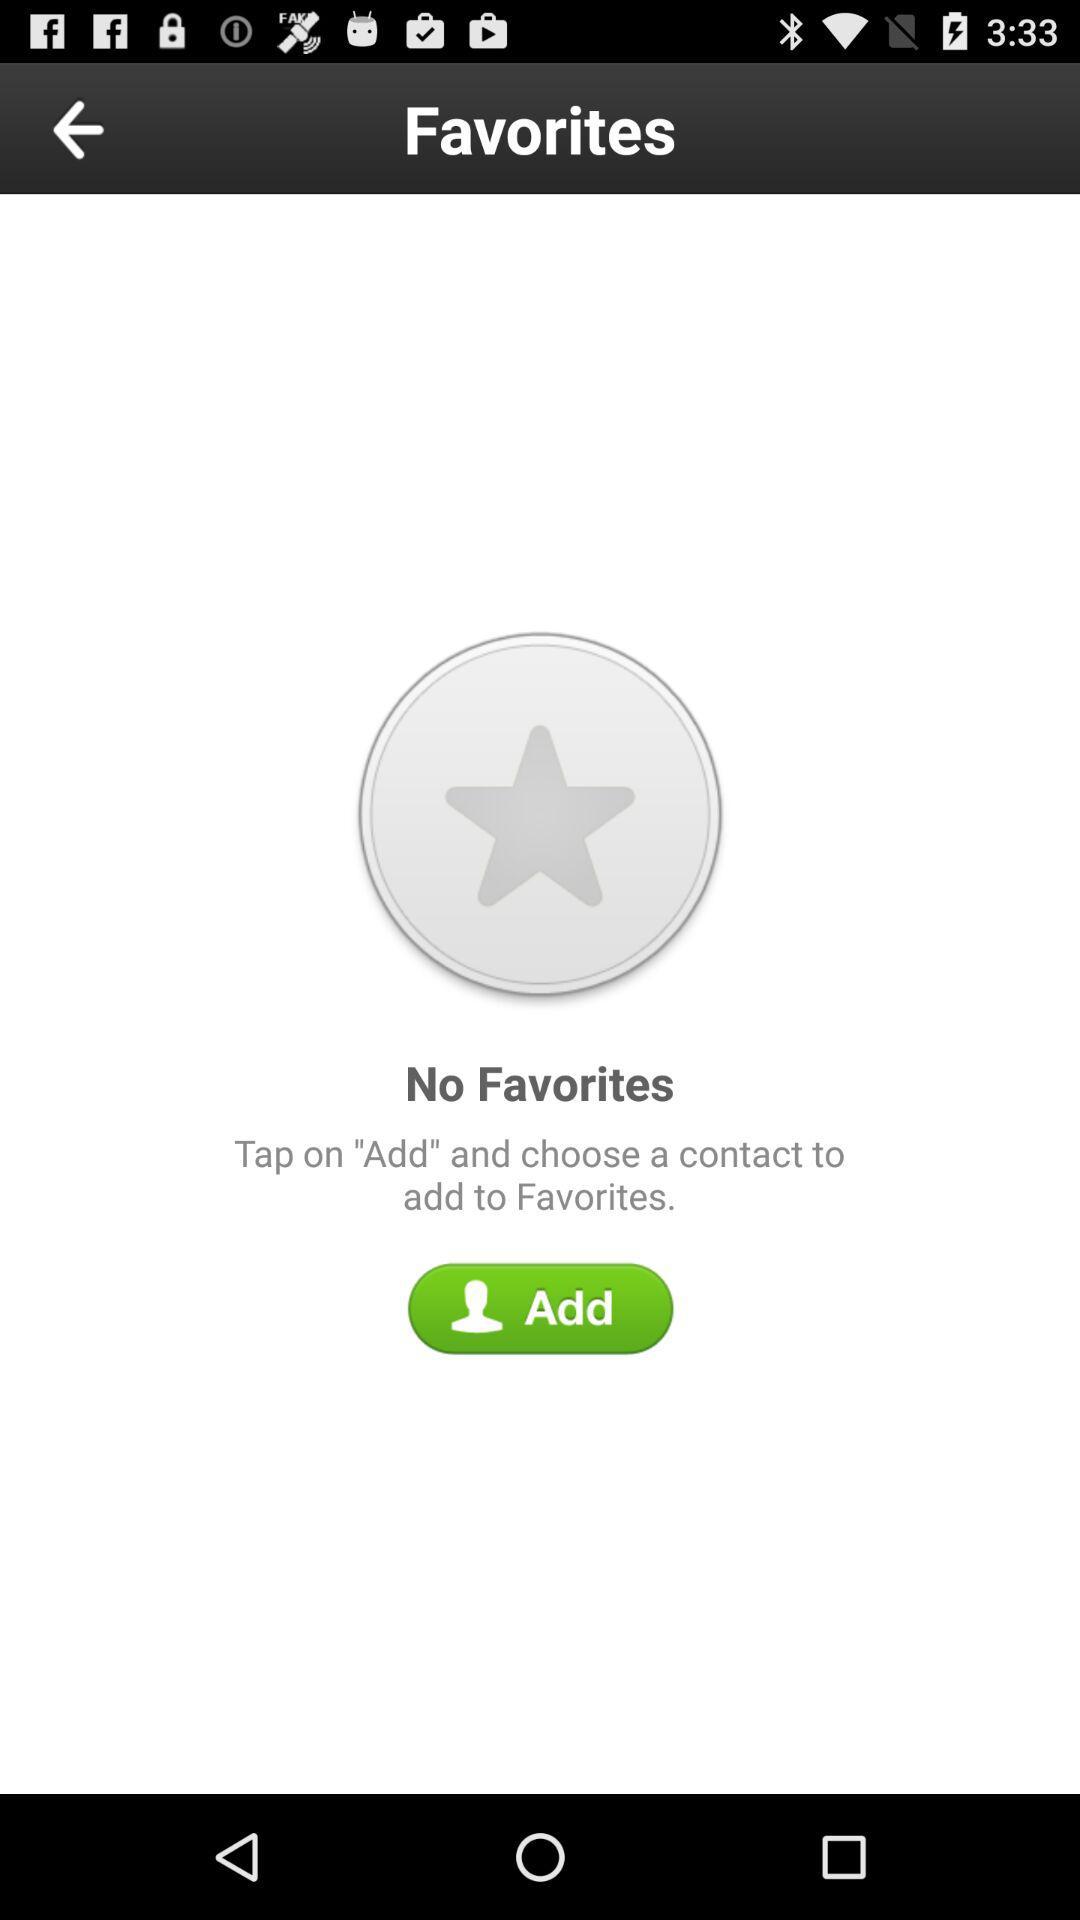 The height and width of the screenshot is (1920, 1080). I want to click on the item at the bottom, so click(540, 1308).